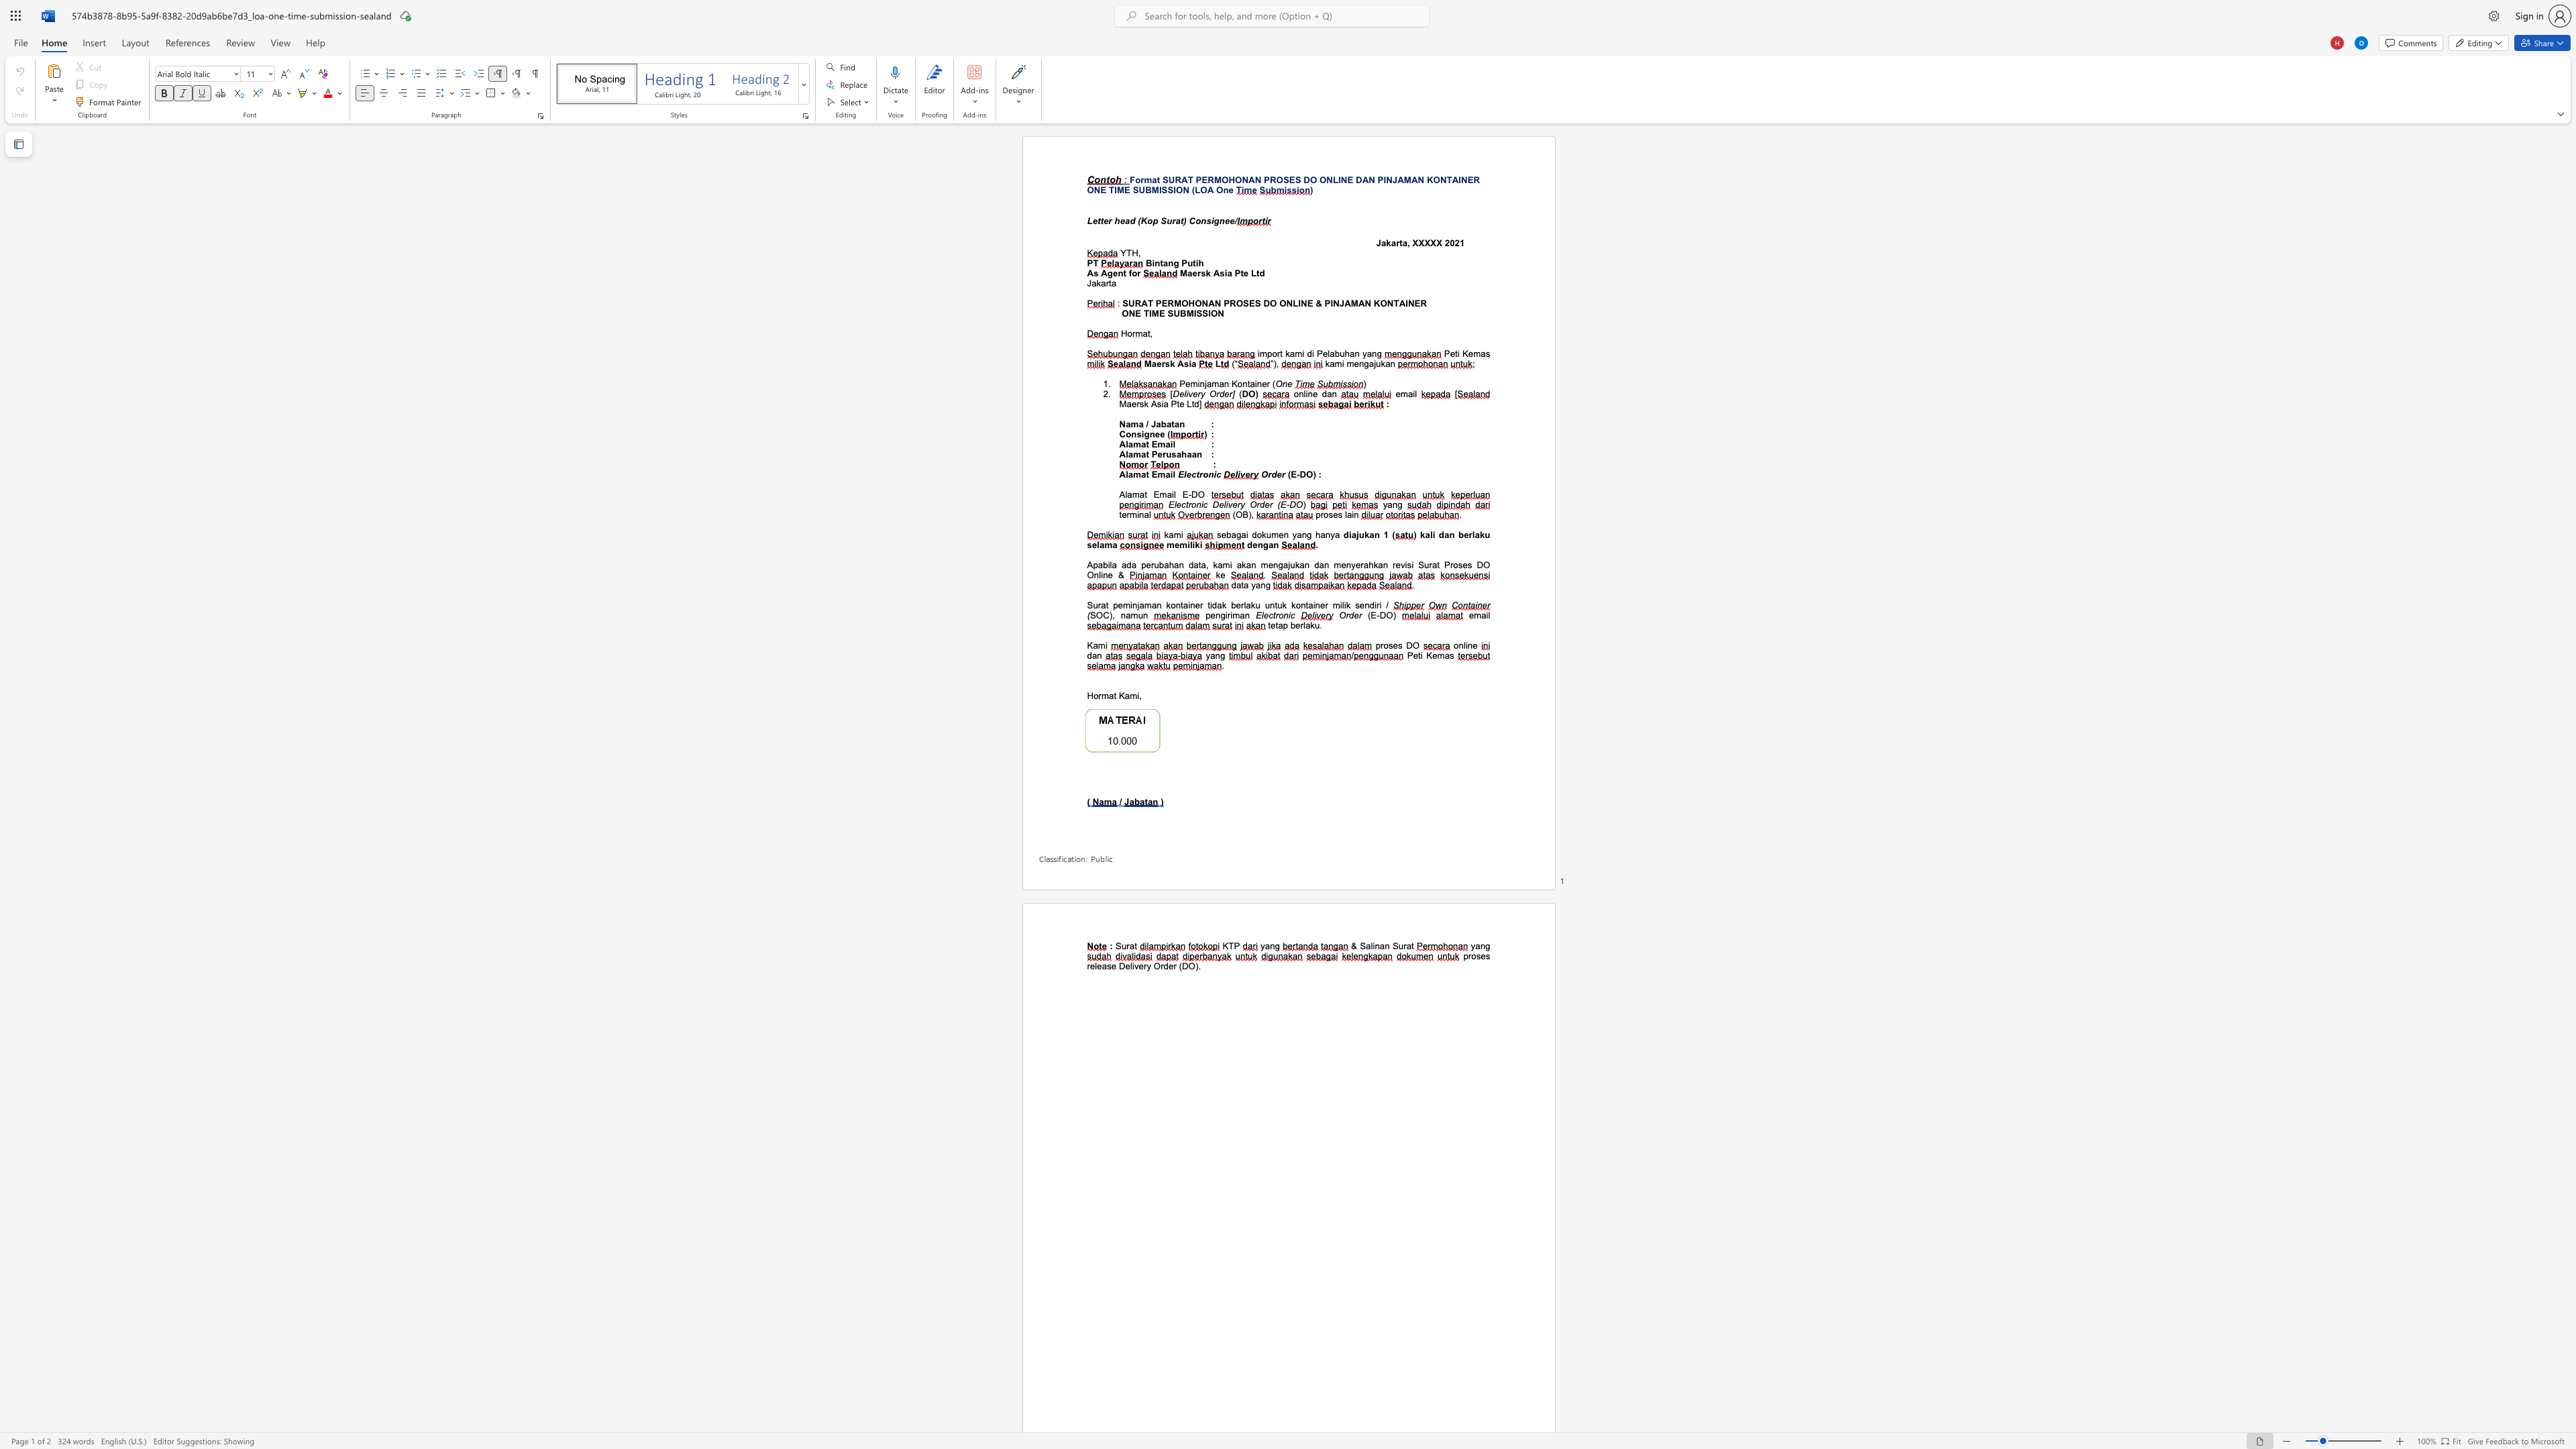 The width and height of the screenshot is (2576, 1449). I want to click on the space between the continuous character "N" and "A" in the text, so click(1246, 180).